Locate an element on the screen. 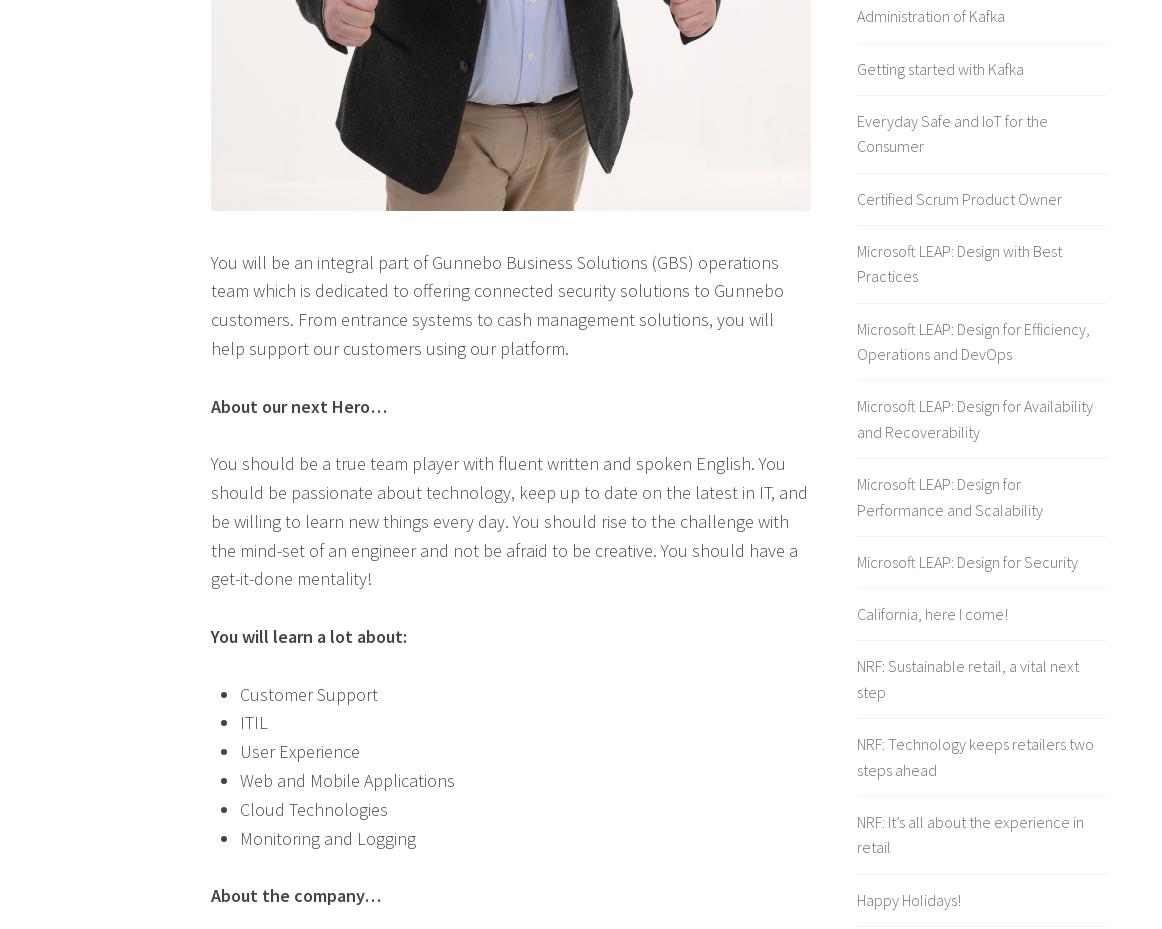 Image resolution: width=1162 pixels, height=929 pixels. 'About the company…' is located at coordinates (294, 895).